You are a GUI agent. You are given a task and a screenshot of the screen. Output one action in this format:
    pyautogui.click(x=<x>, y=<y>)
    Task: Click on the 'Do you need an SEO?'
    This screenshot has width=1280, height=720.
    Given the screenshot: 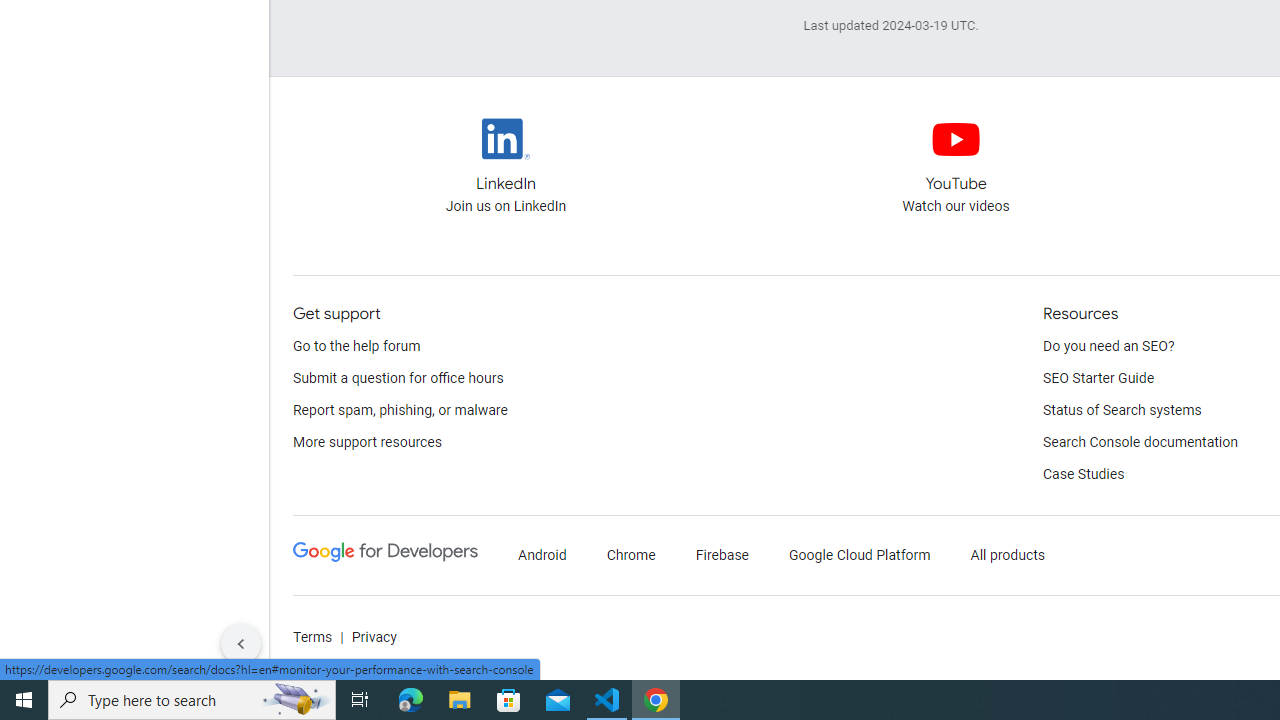 What is the action you would take?
    pyautogui.click(x=1108, y=346)
    